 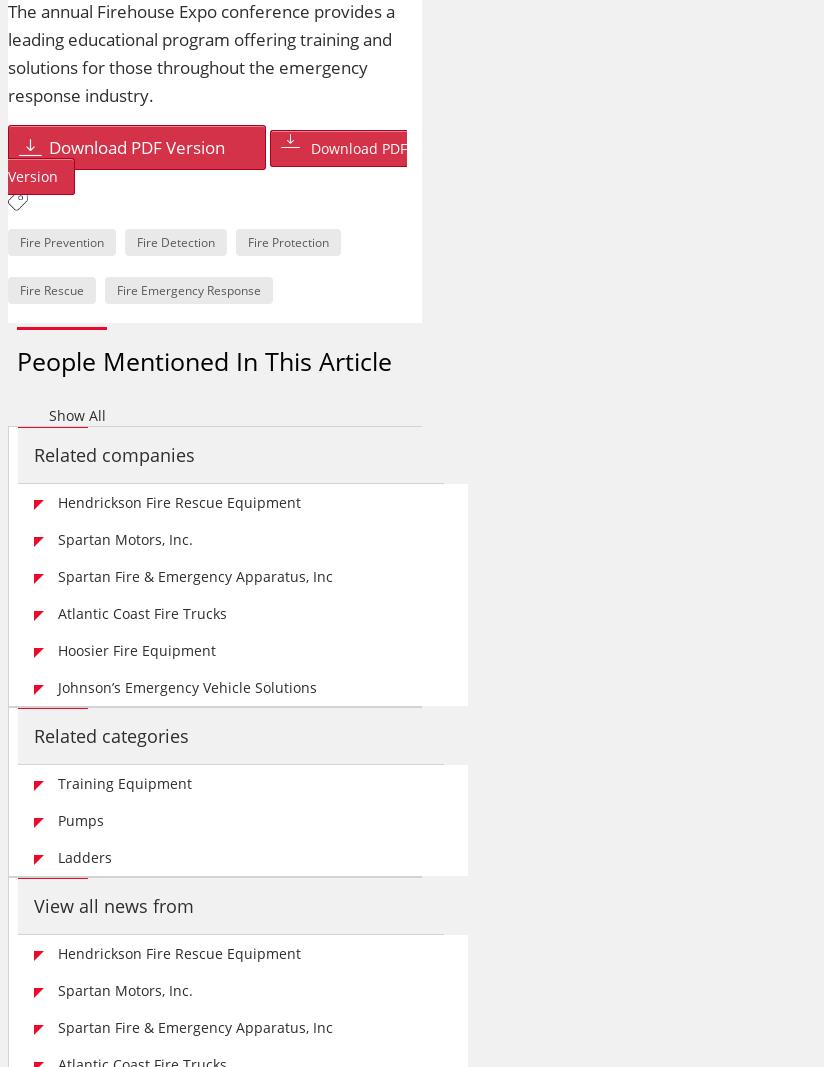 What do you see at coordinates (187, 687) in the screenshot?
I see `'Johnson’s Emergency Vehicle Solutions'` at bounding box center [187, 687].